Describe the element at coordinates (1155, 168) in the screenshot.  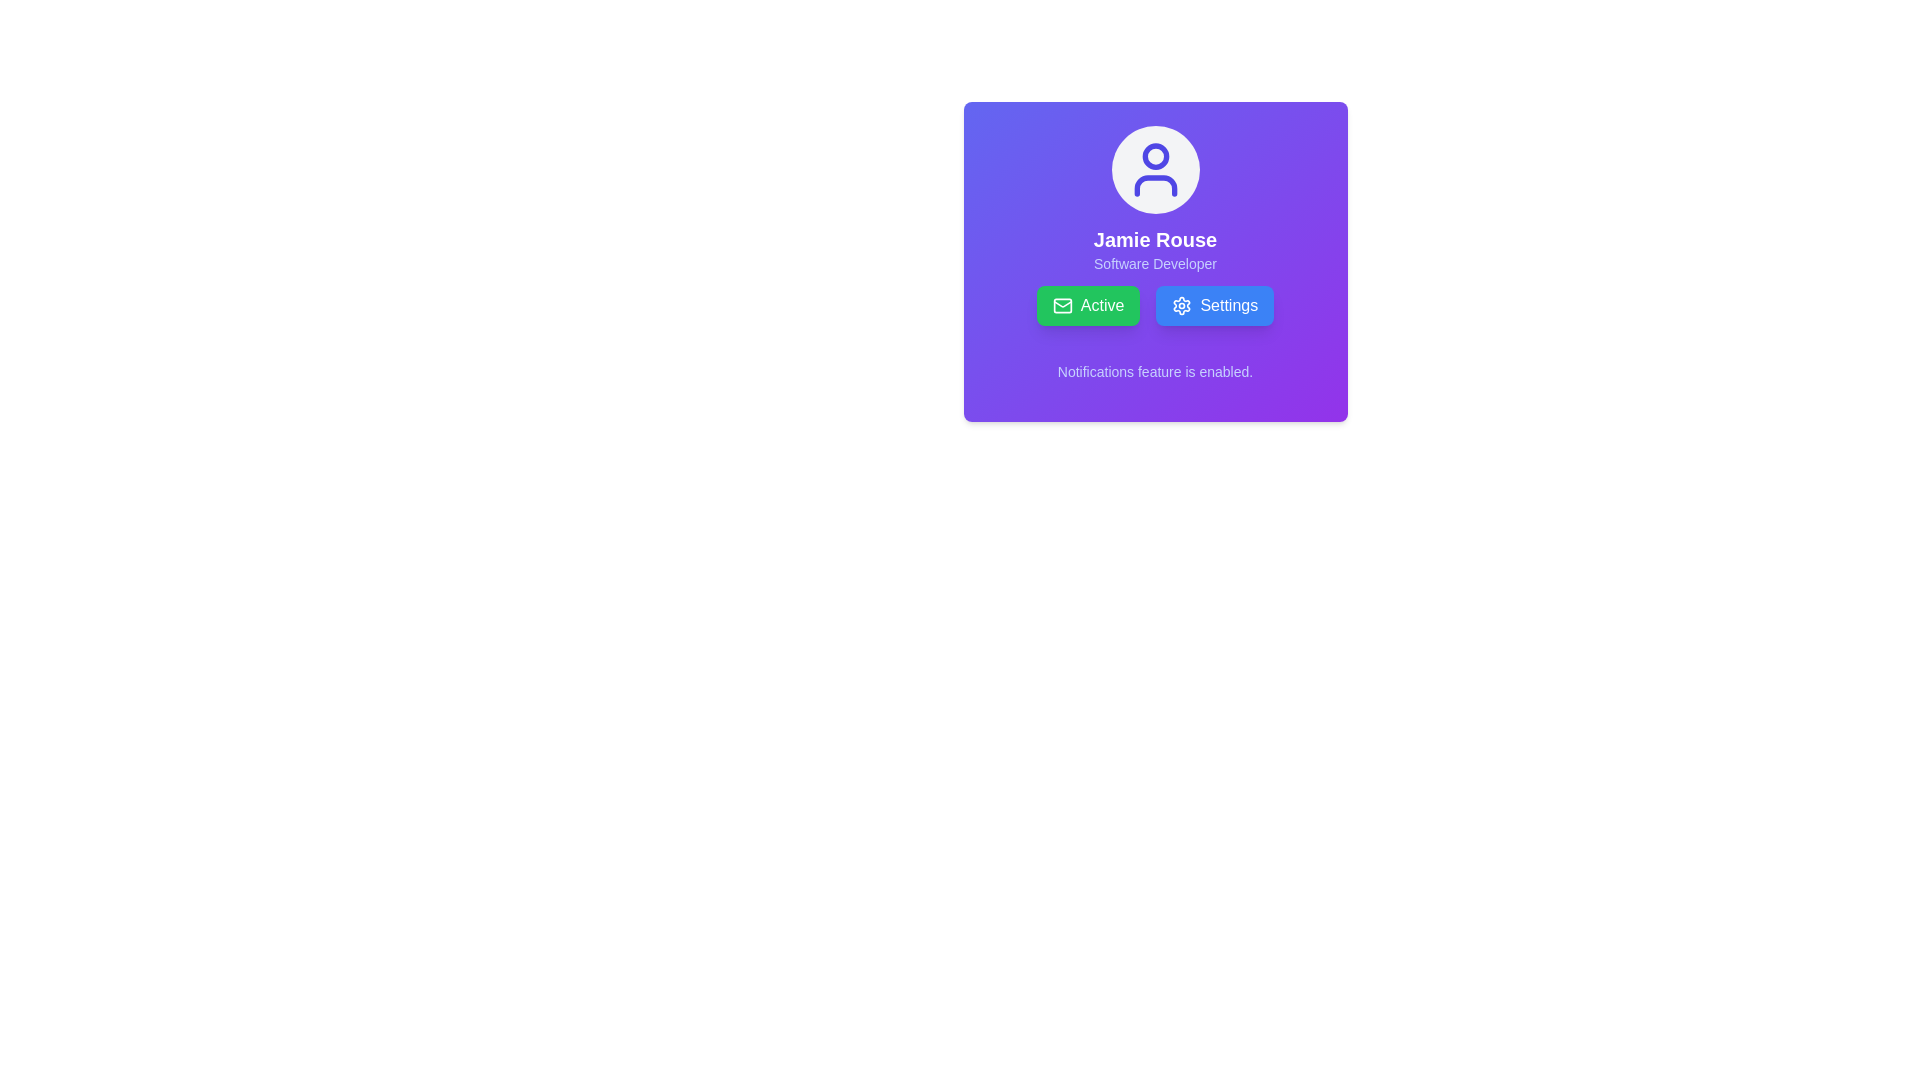
I see `the user's avatar icon located at the top of the profile card, which features a square background with rounded corners and serves as a visual cue for the user's identity` at that location.